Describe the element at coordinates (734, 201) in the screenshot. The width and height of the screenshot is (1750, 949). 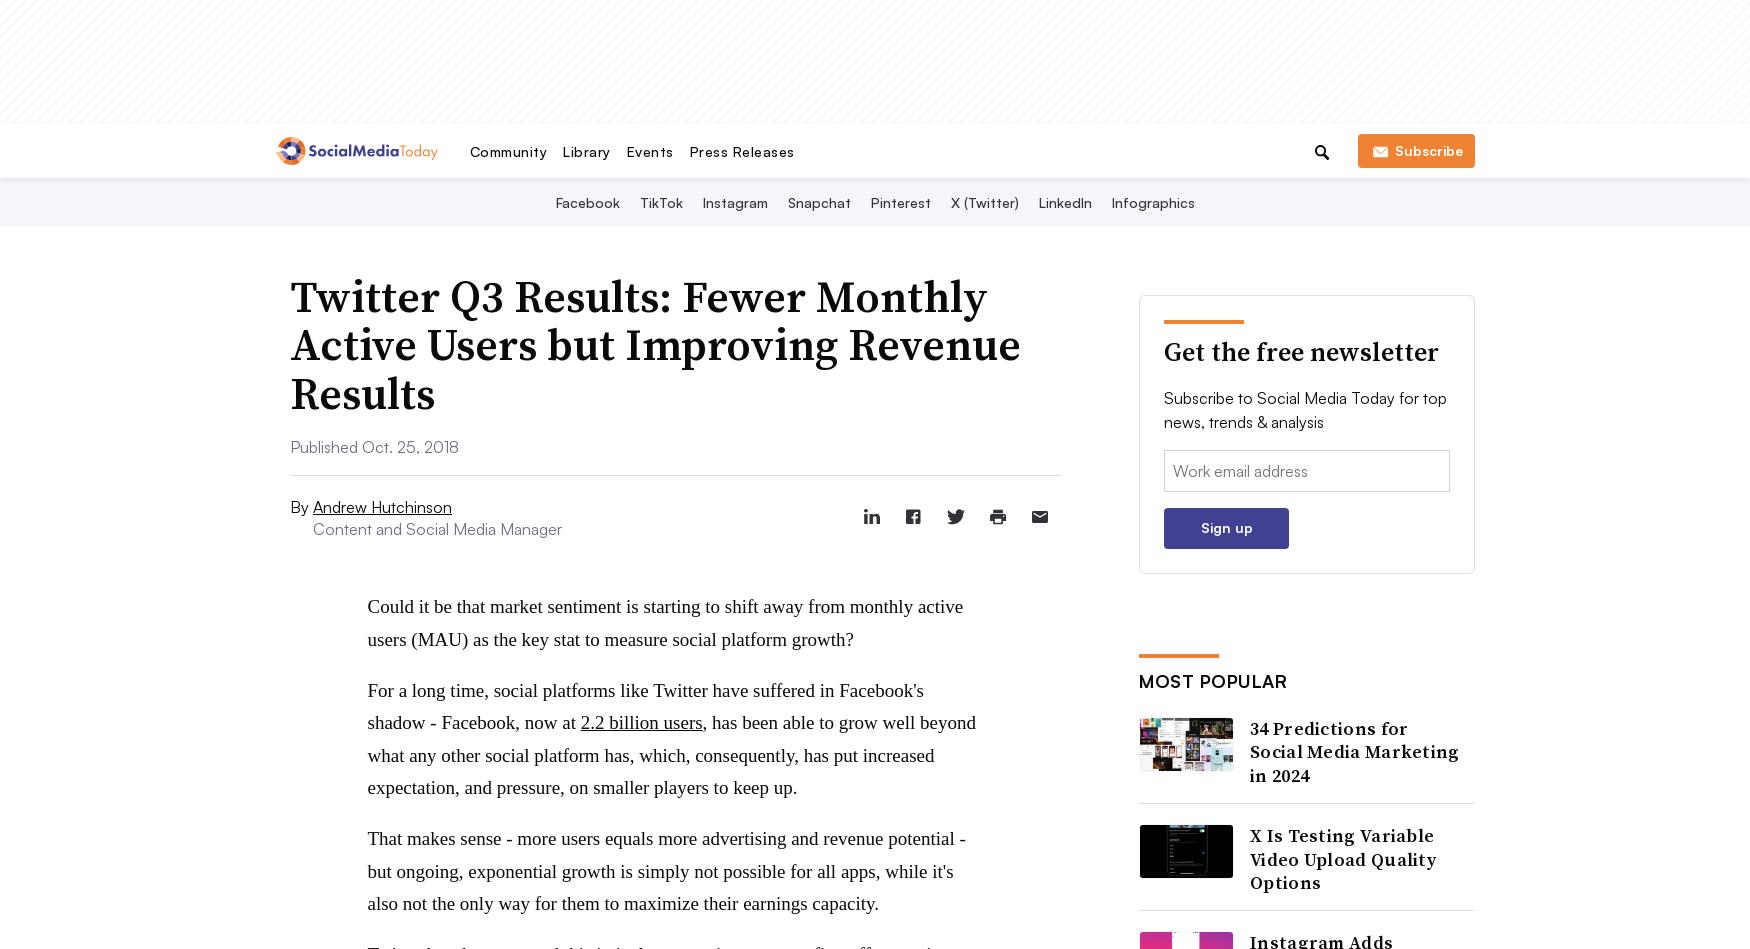
I see `'Instagram'` at that location.